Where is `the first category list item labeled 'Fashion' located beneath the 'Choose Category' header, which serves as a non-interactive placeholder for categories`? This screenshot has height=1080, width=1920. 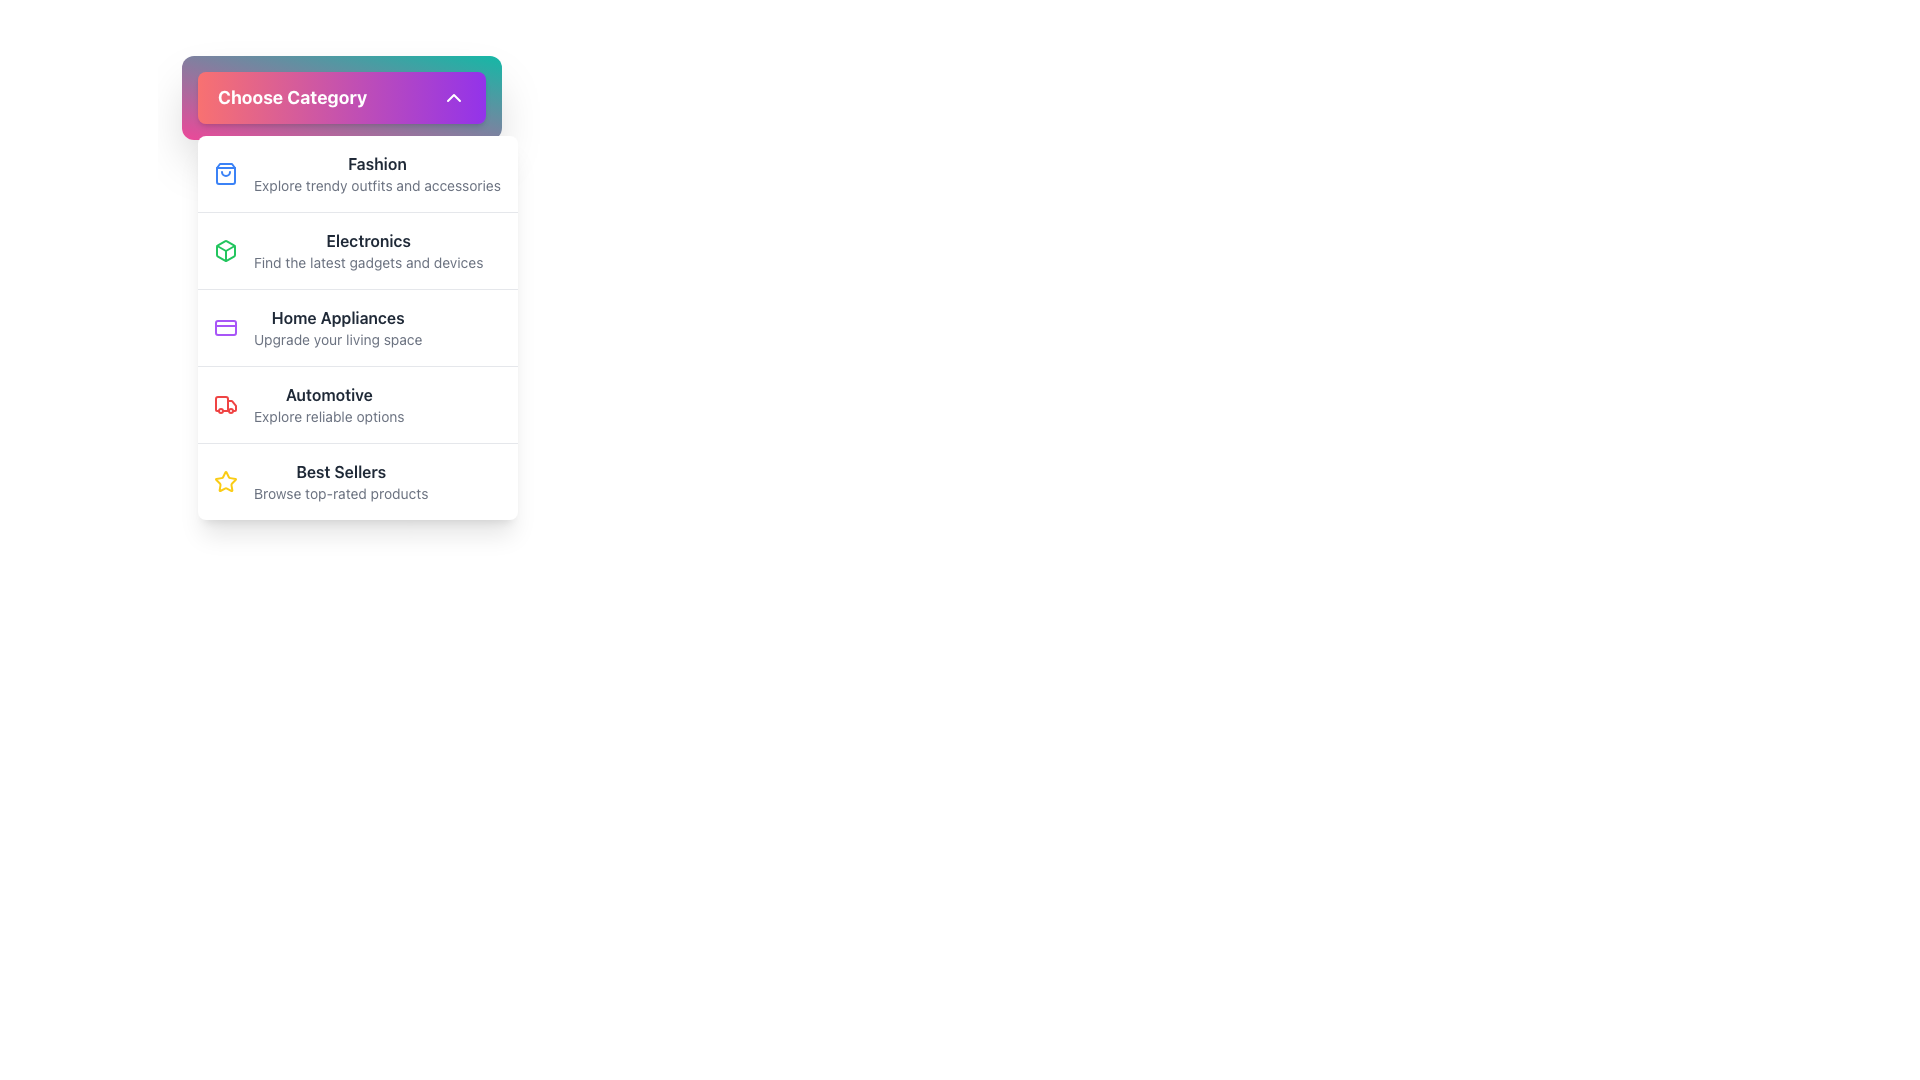
the first category list item labeled 'Fashion' located beneath the 'Choose Category' header, which serves as a non-interactive placeholder for categories is located at coordinates (358, 172).